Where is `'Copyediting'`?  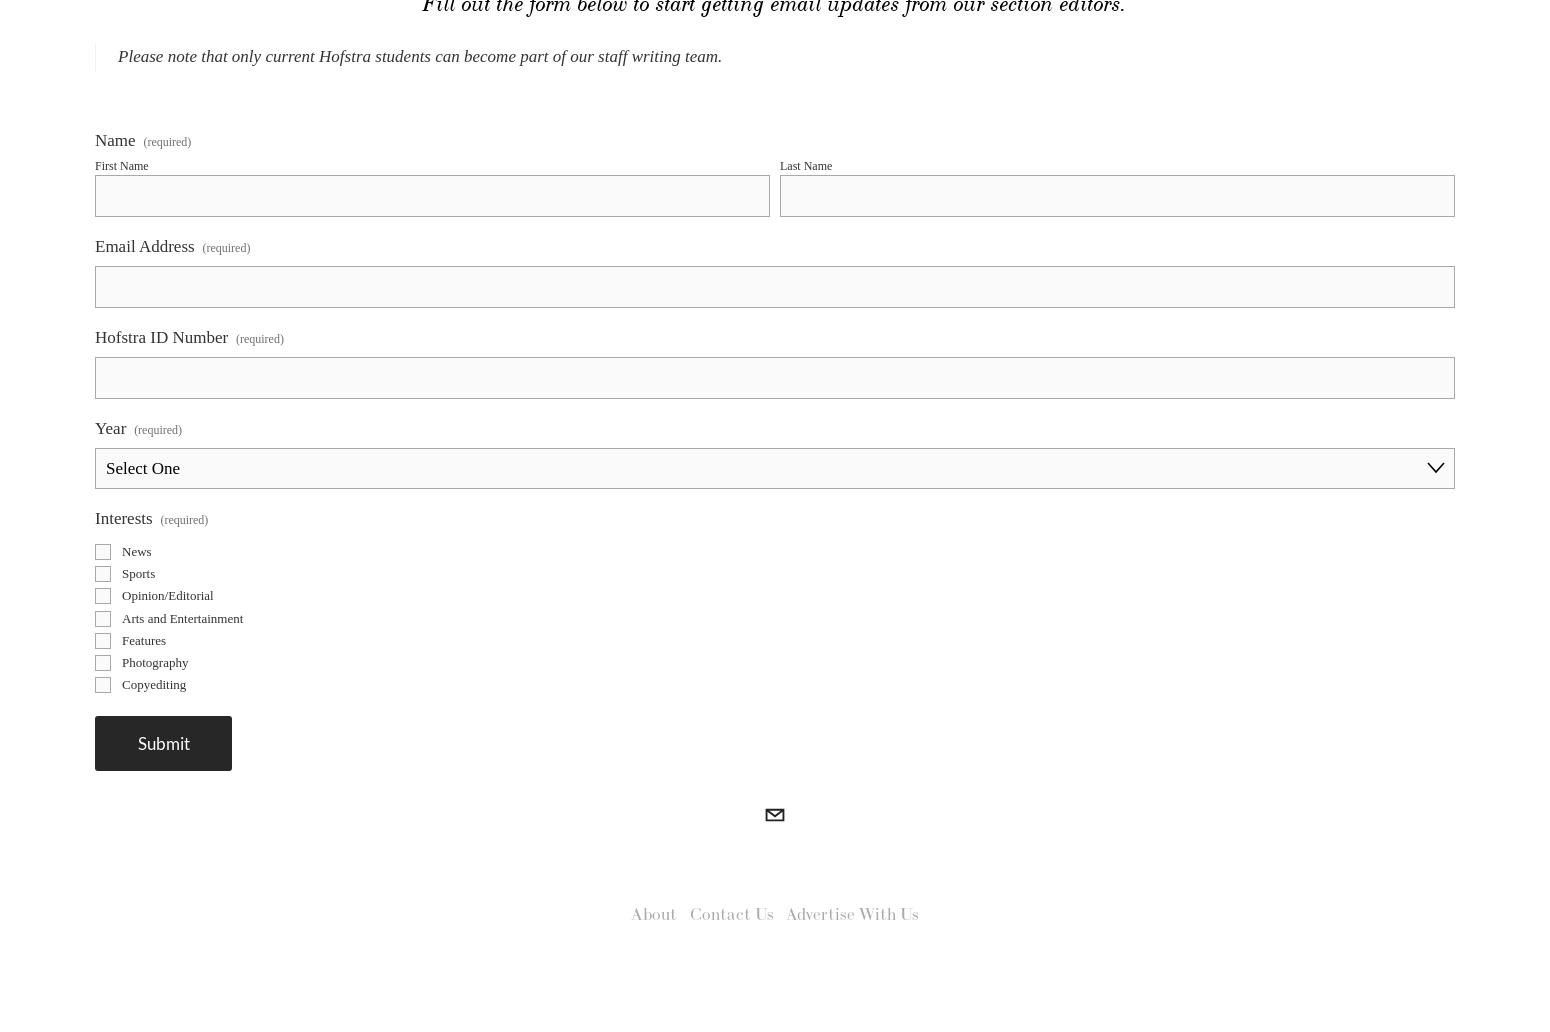 'Copyediting' is located at coordinates (121, 722).